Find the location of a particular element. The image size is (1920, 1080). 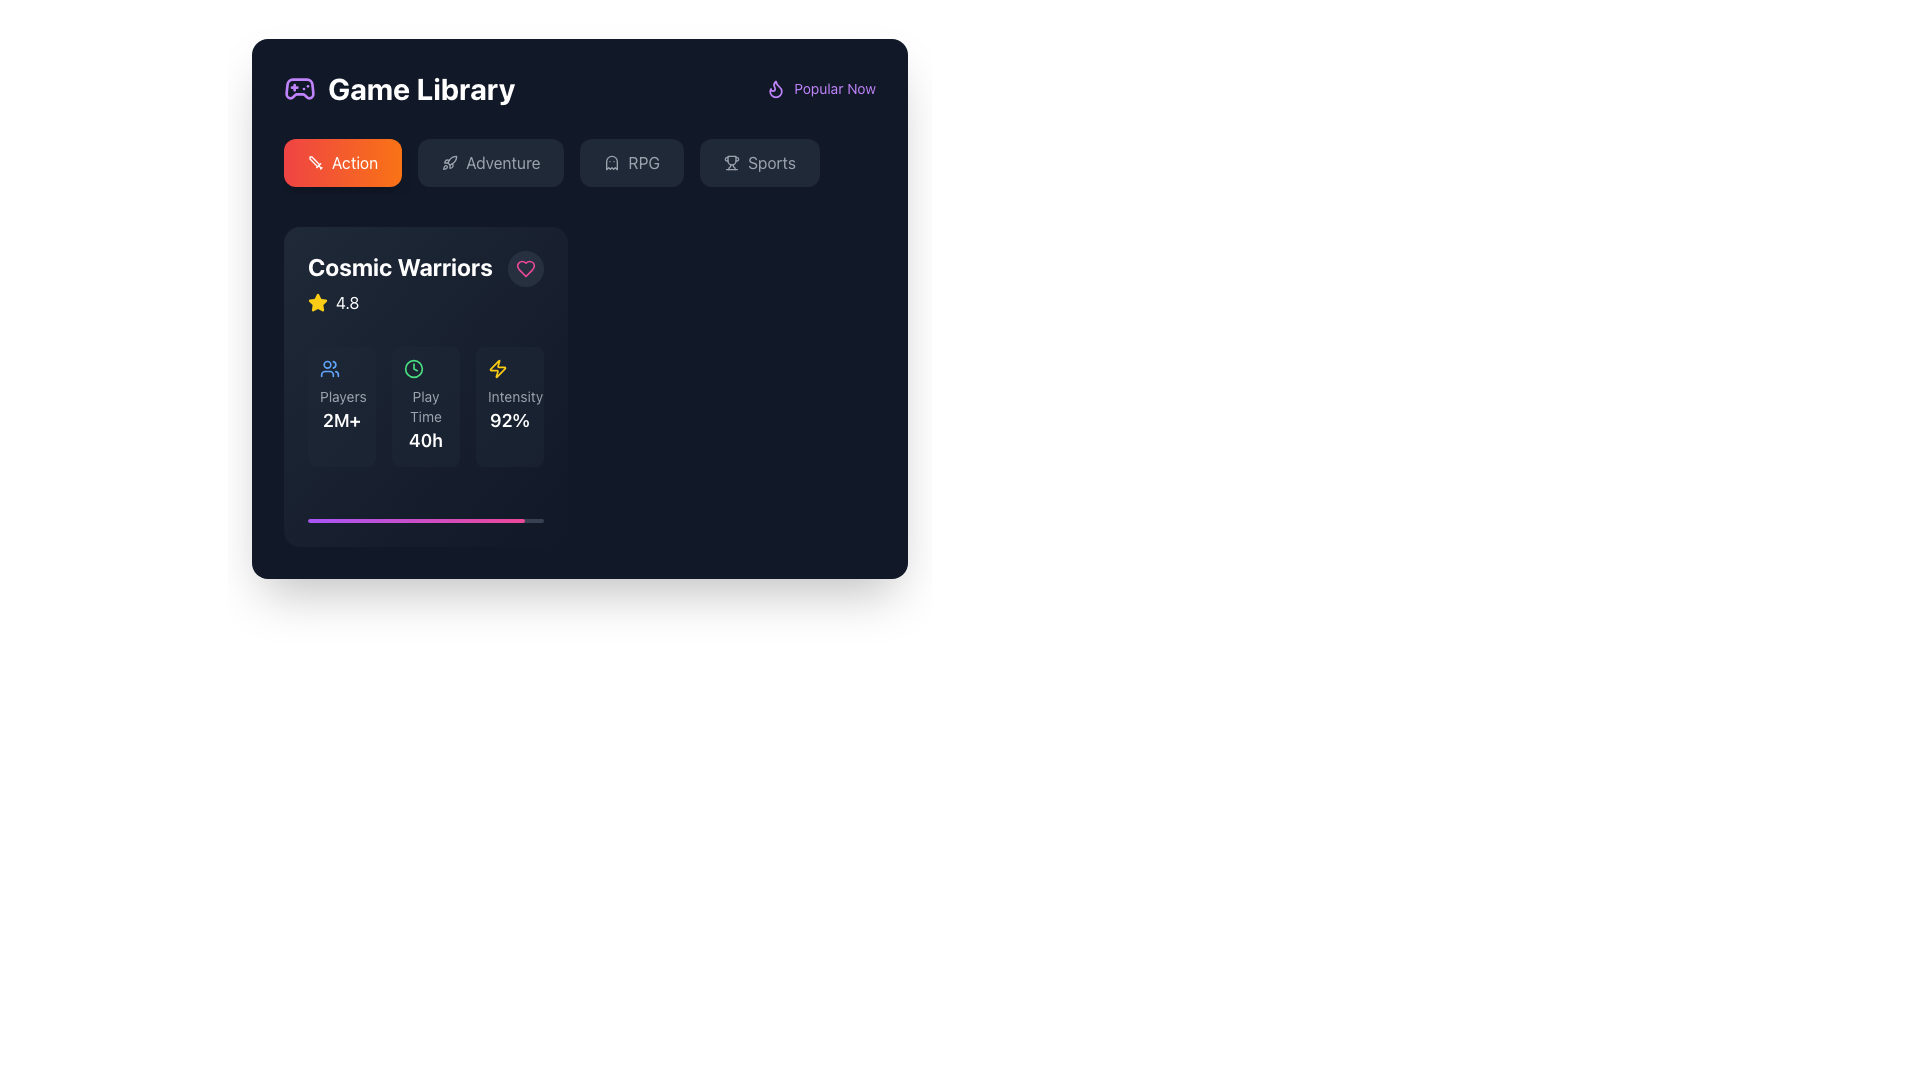

the 'Sports' button located at the right end of the navigation bar is located at coordinates (771, 161).